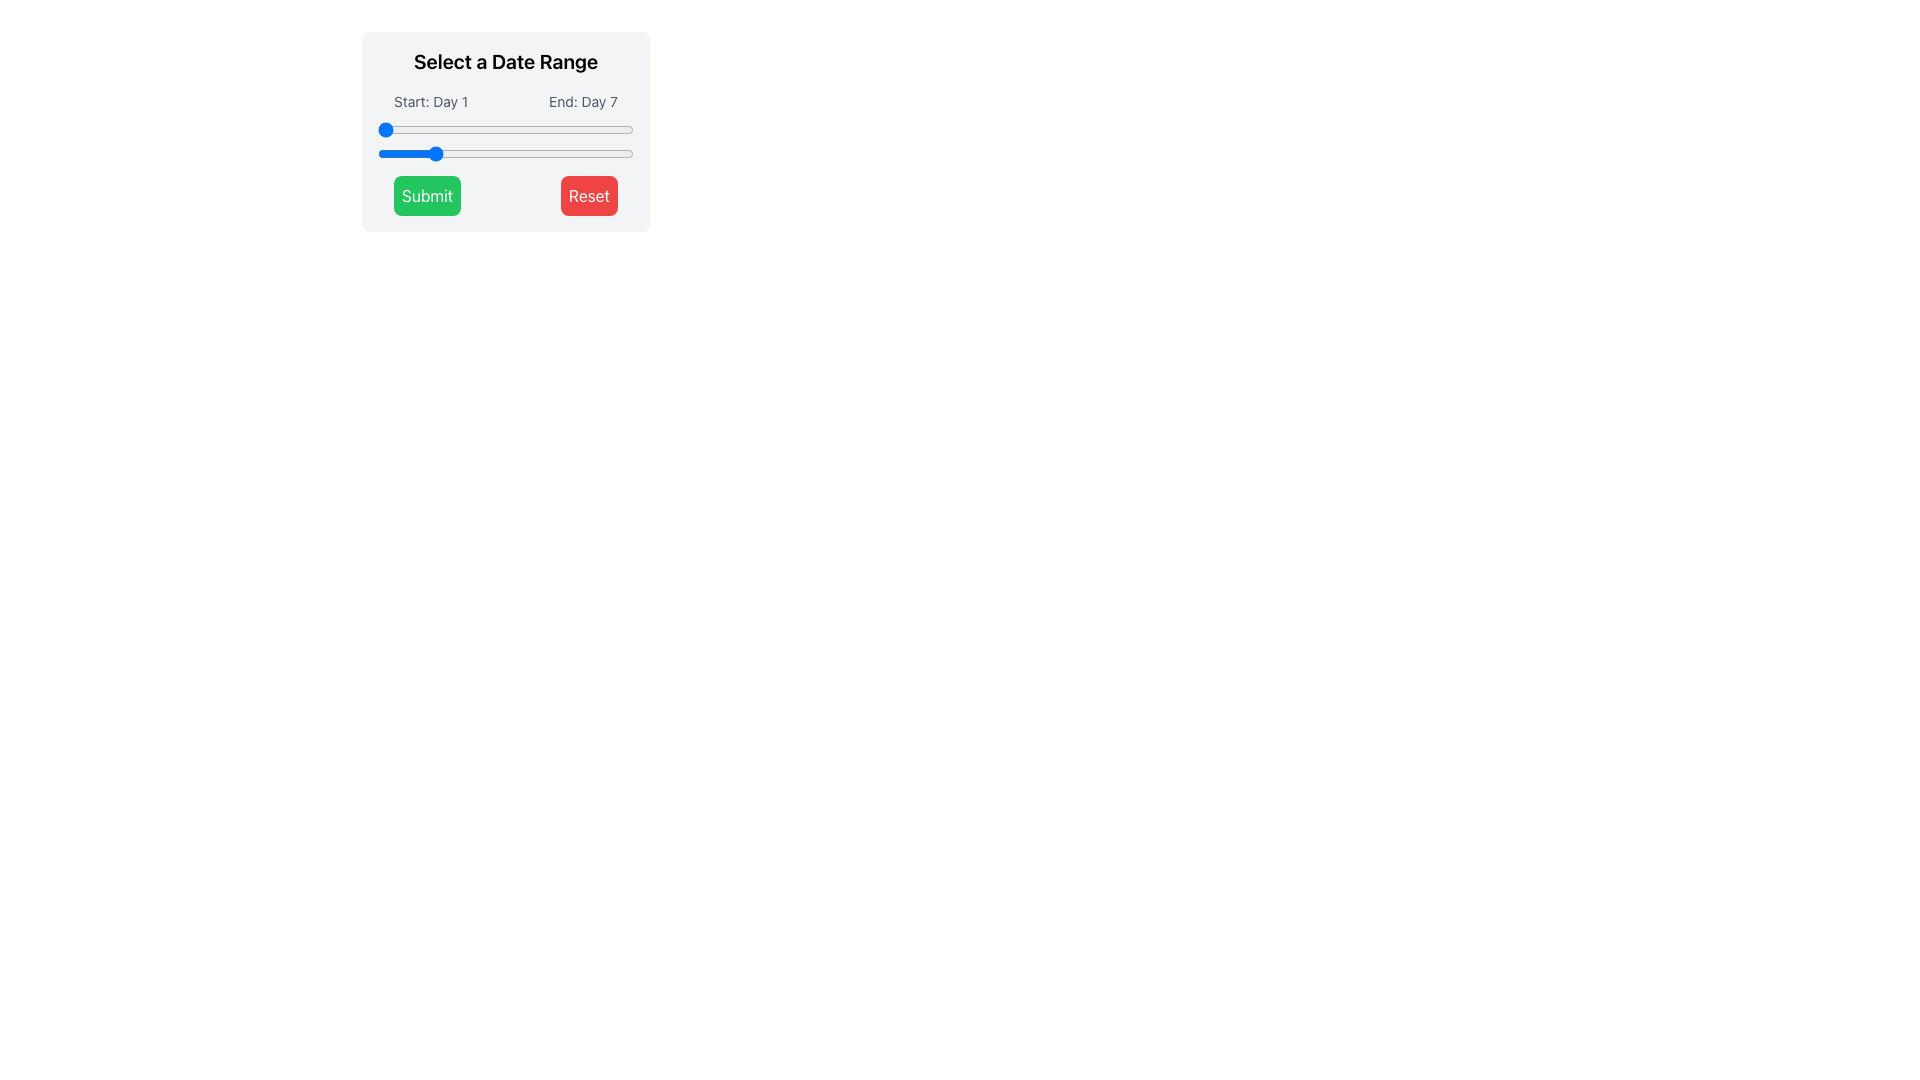 The height and width of the screenshot is (1080, 1920). What do you see at coordinates (378, 153) in the screenshot?
I see `the slider` at bounding box center [378, 153].